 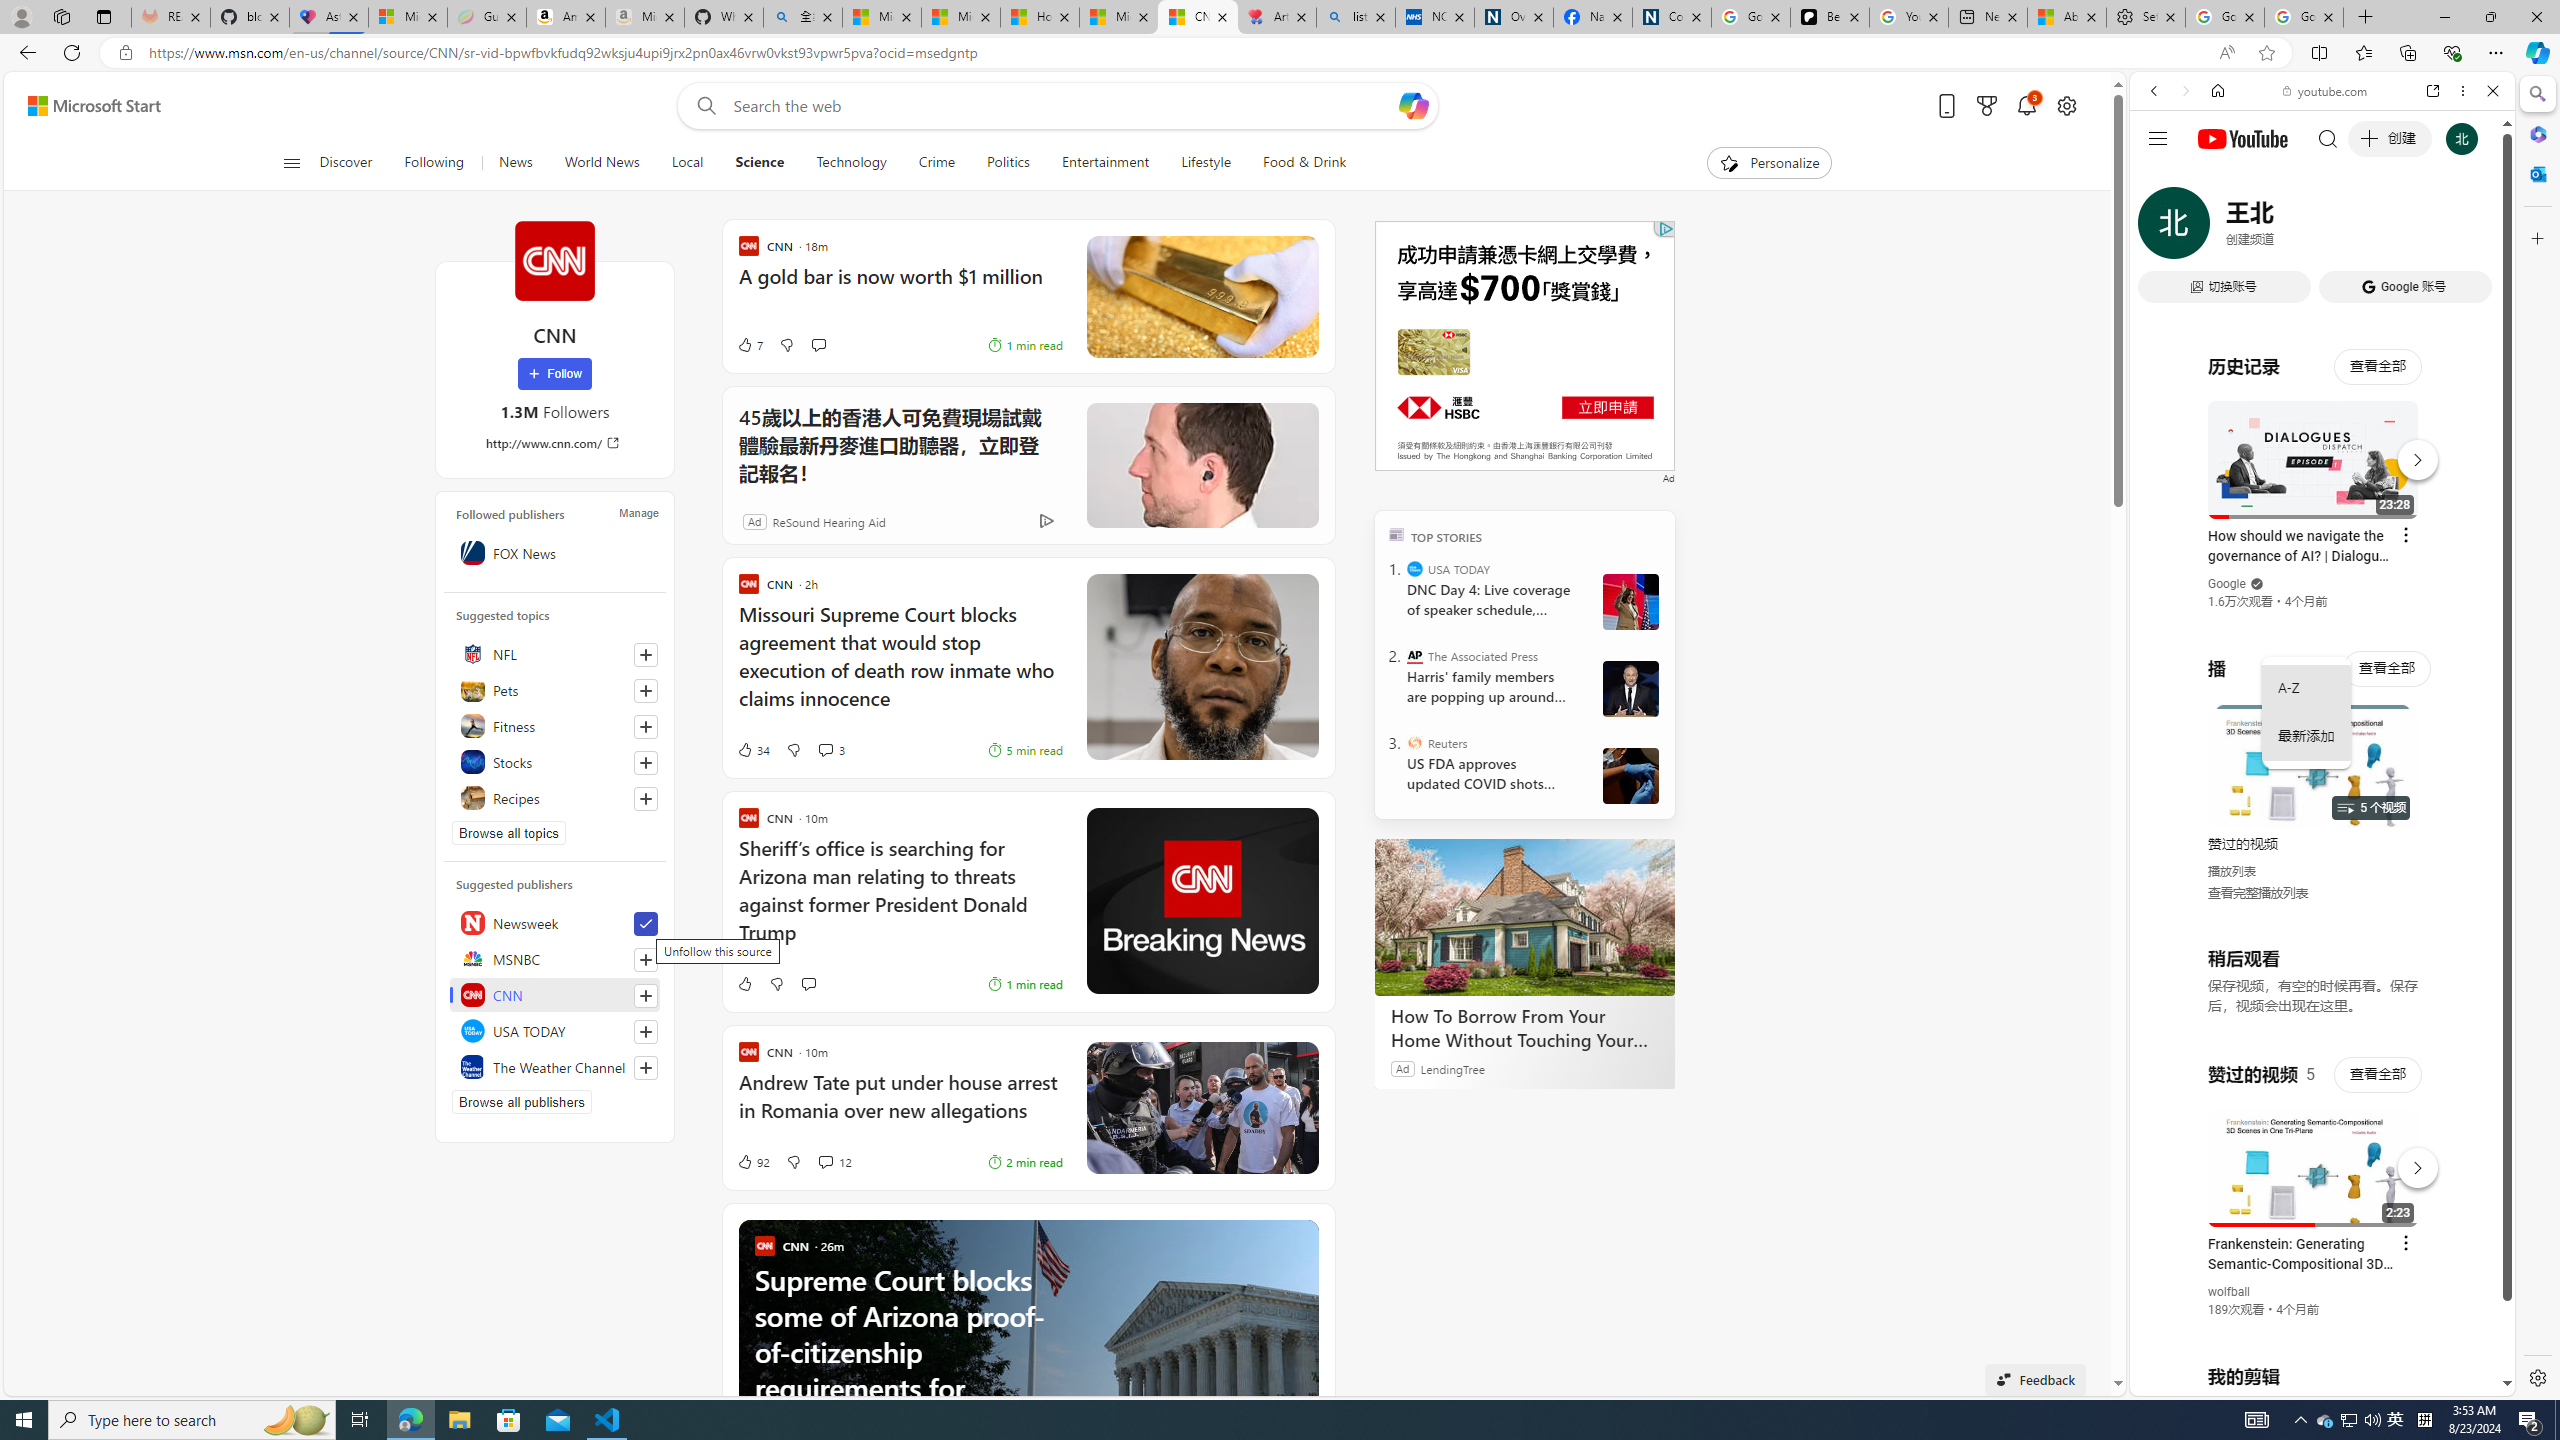 I want to click on 'Lifestyle', so click(x=1204, y=162).